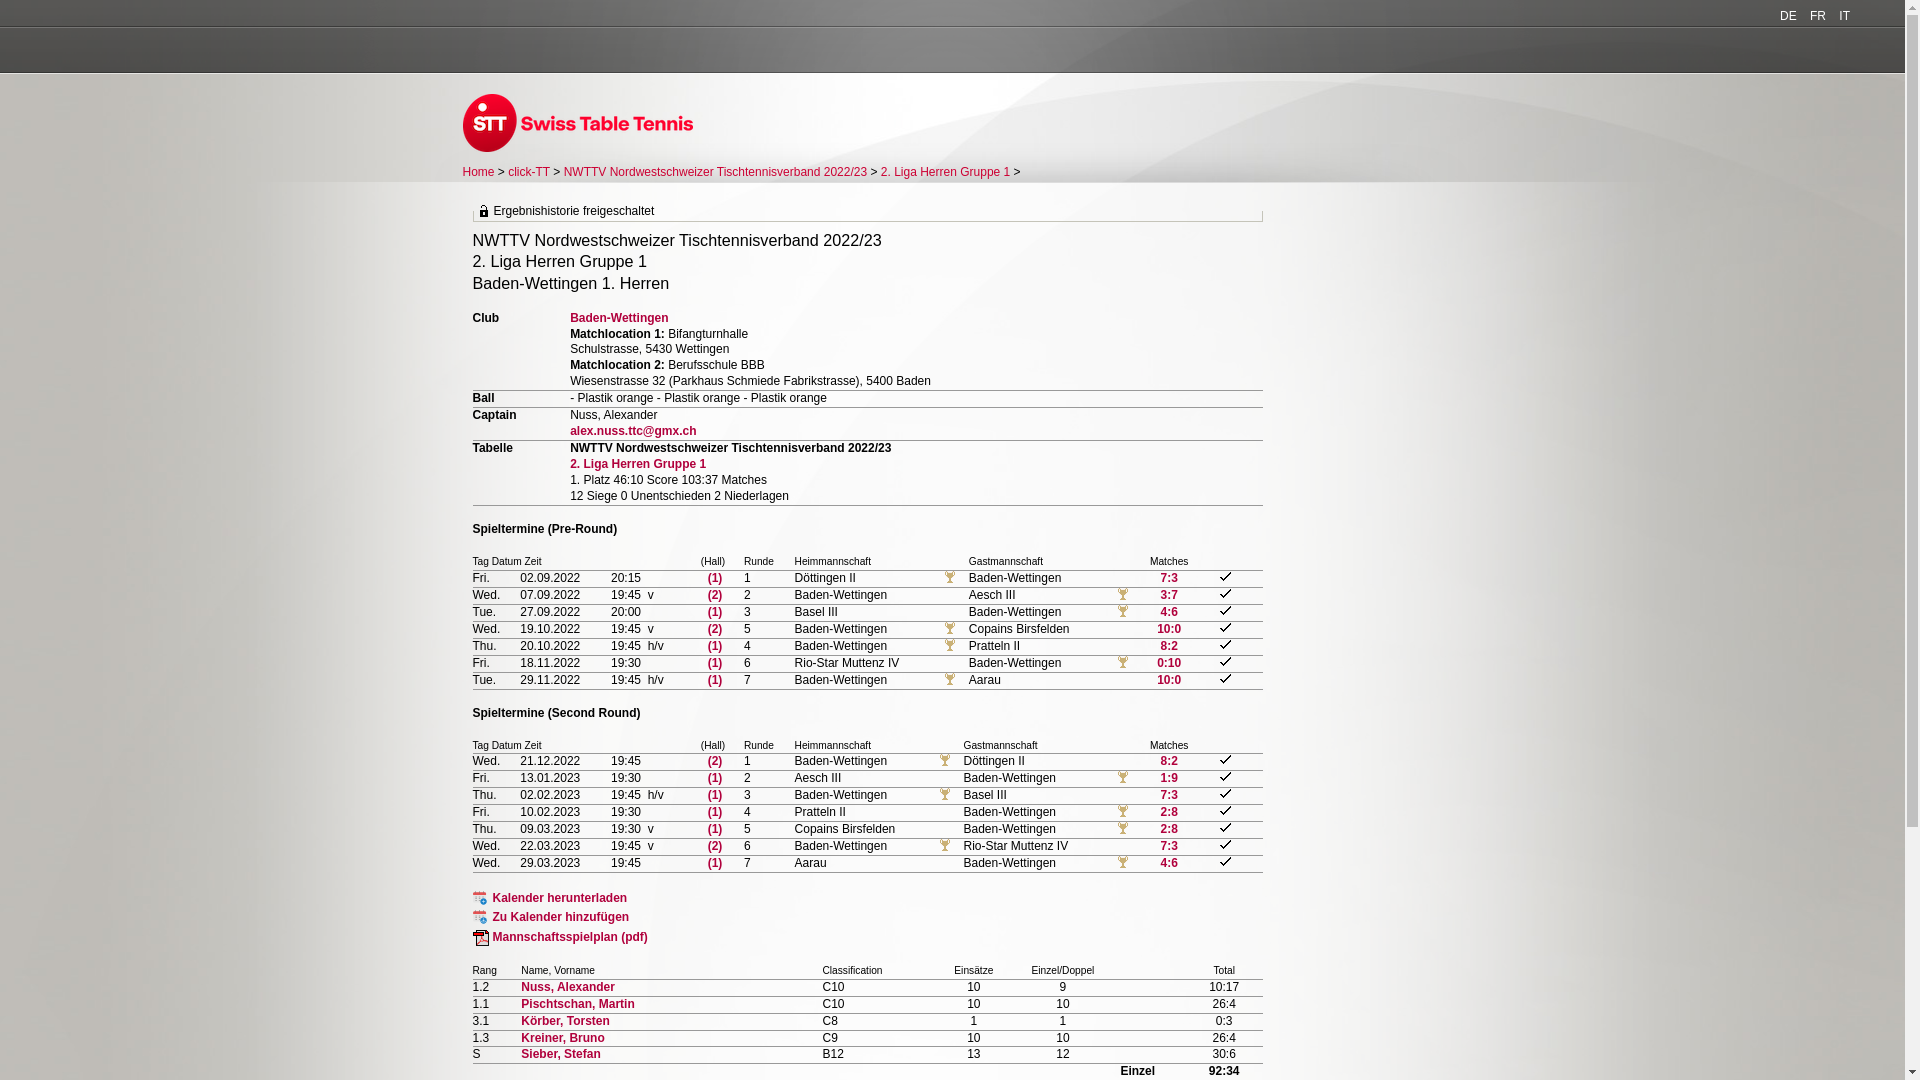 Image resolution: width=1920 pixels, height=1080 pixels. What do you see at coordinates (1169, 777) in the screenshot?
I see `'1:9'` at bounding box center [1169, 777].